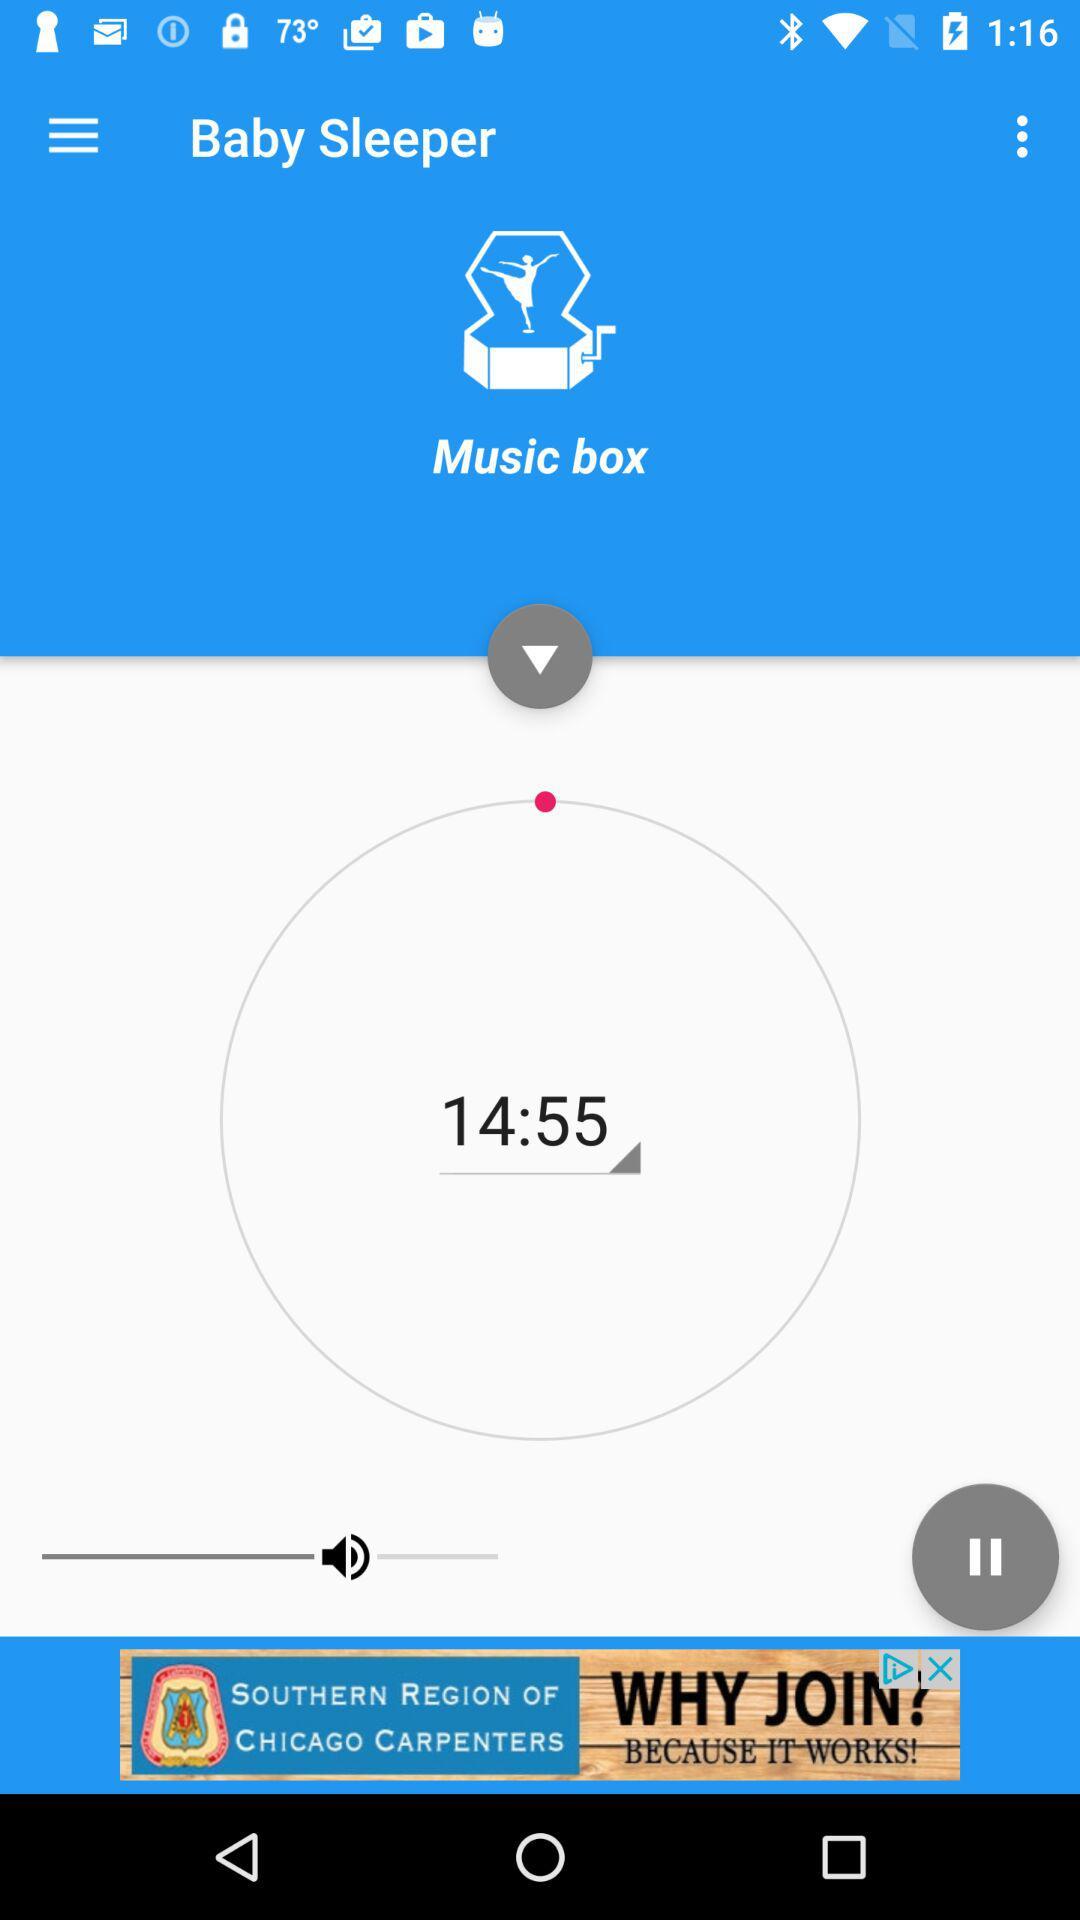  I want to click on advertisement, so click(540, 1713).